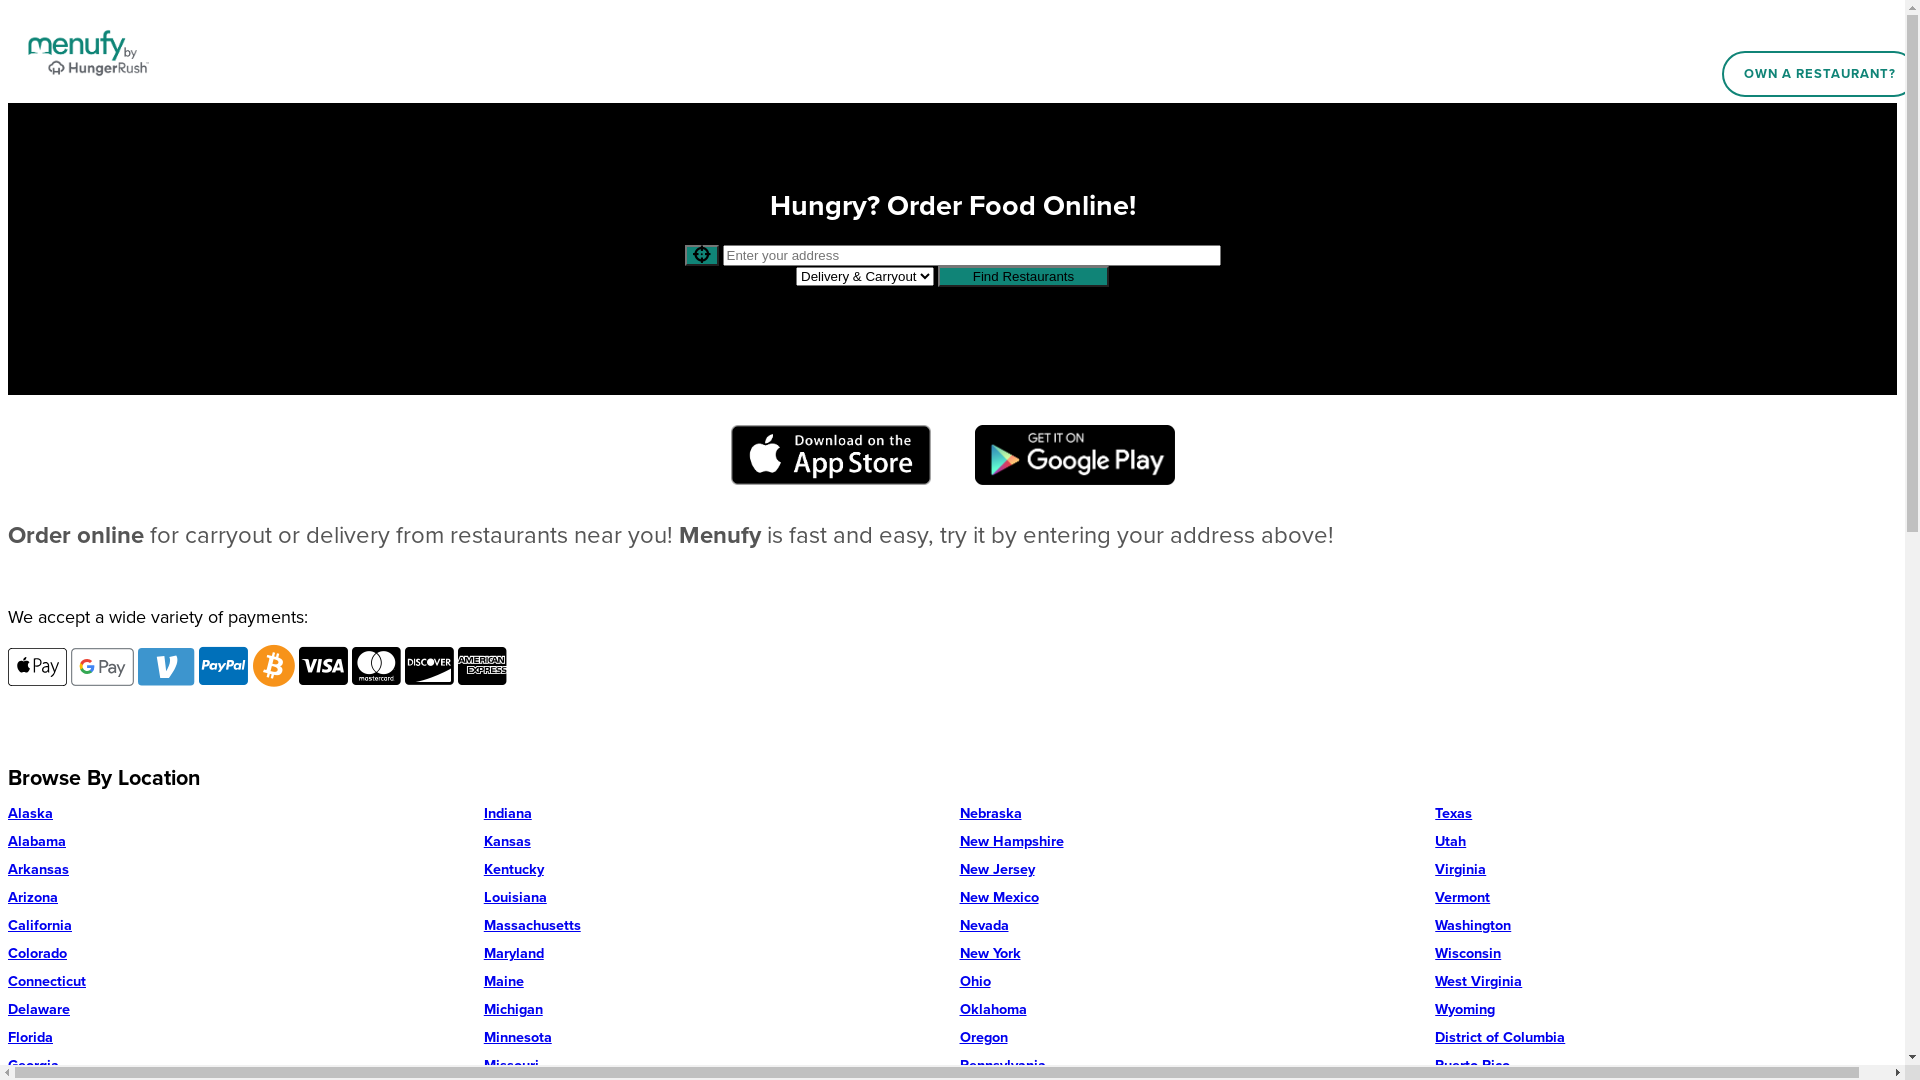 The image size is (1920, 1080). I want to click on 'Alaska', so click(8, 813).